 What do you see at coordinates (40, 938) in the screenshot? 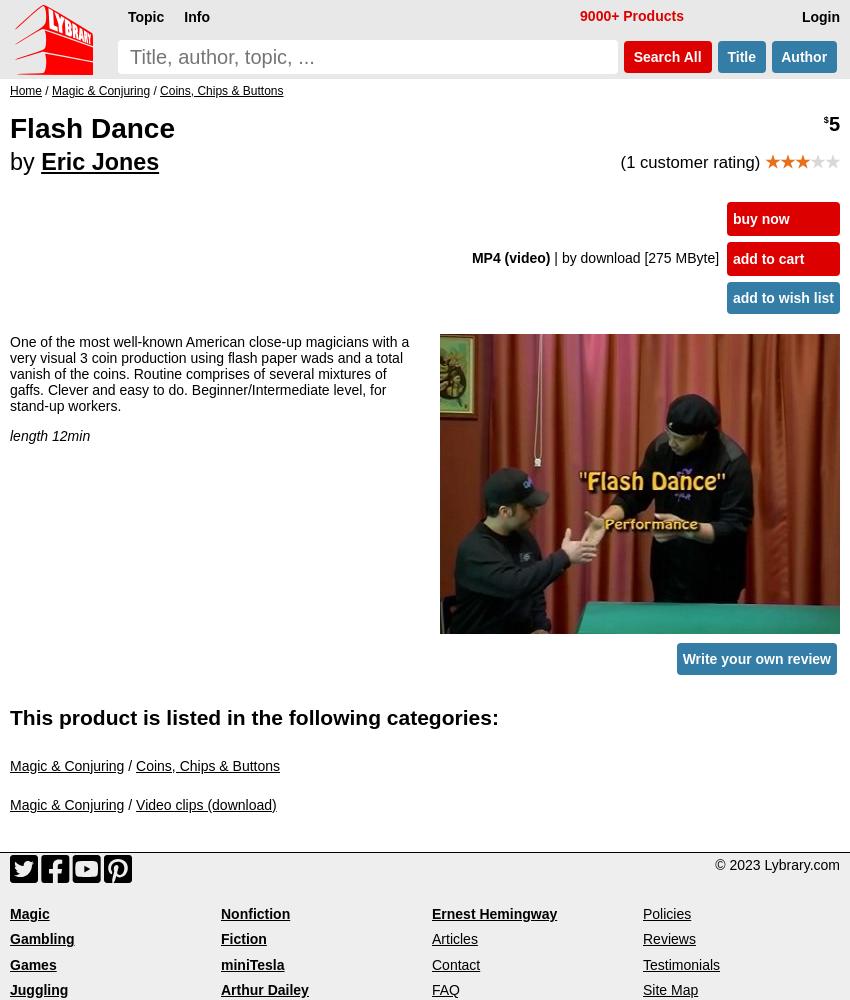
I see `'Gambling'` at bounding box center [40, 938].